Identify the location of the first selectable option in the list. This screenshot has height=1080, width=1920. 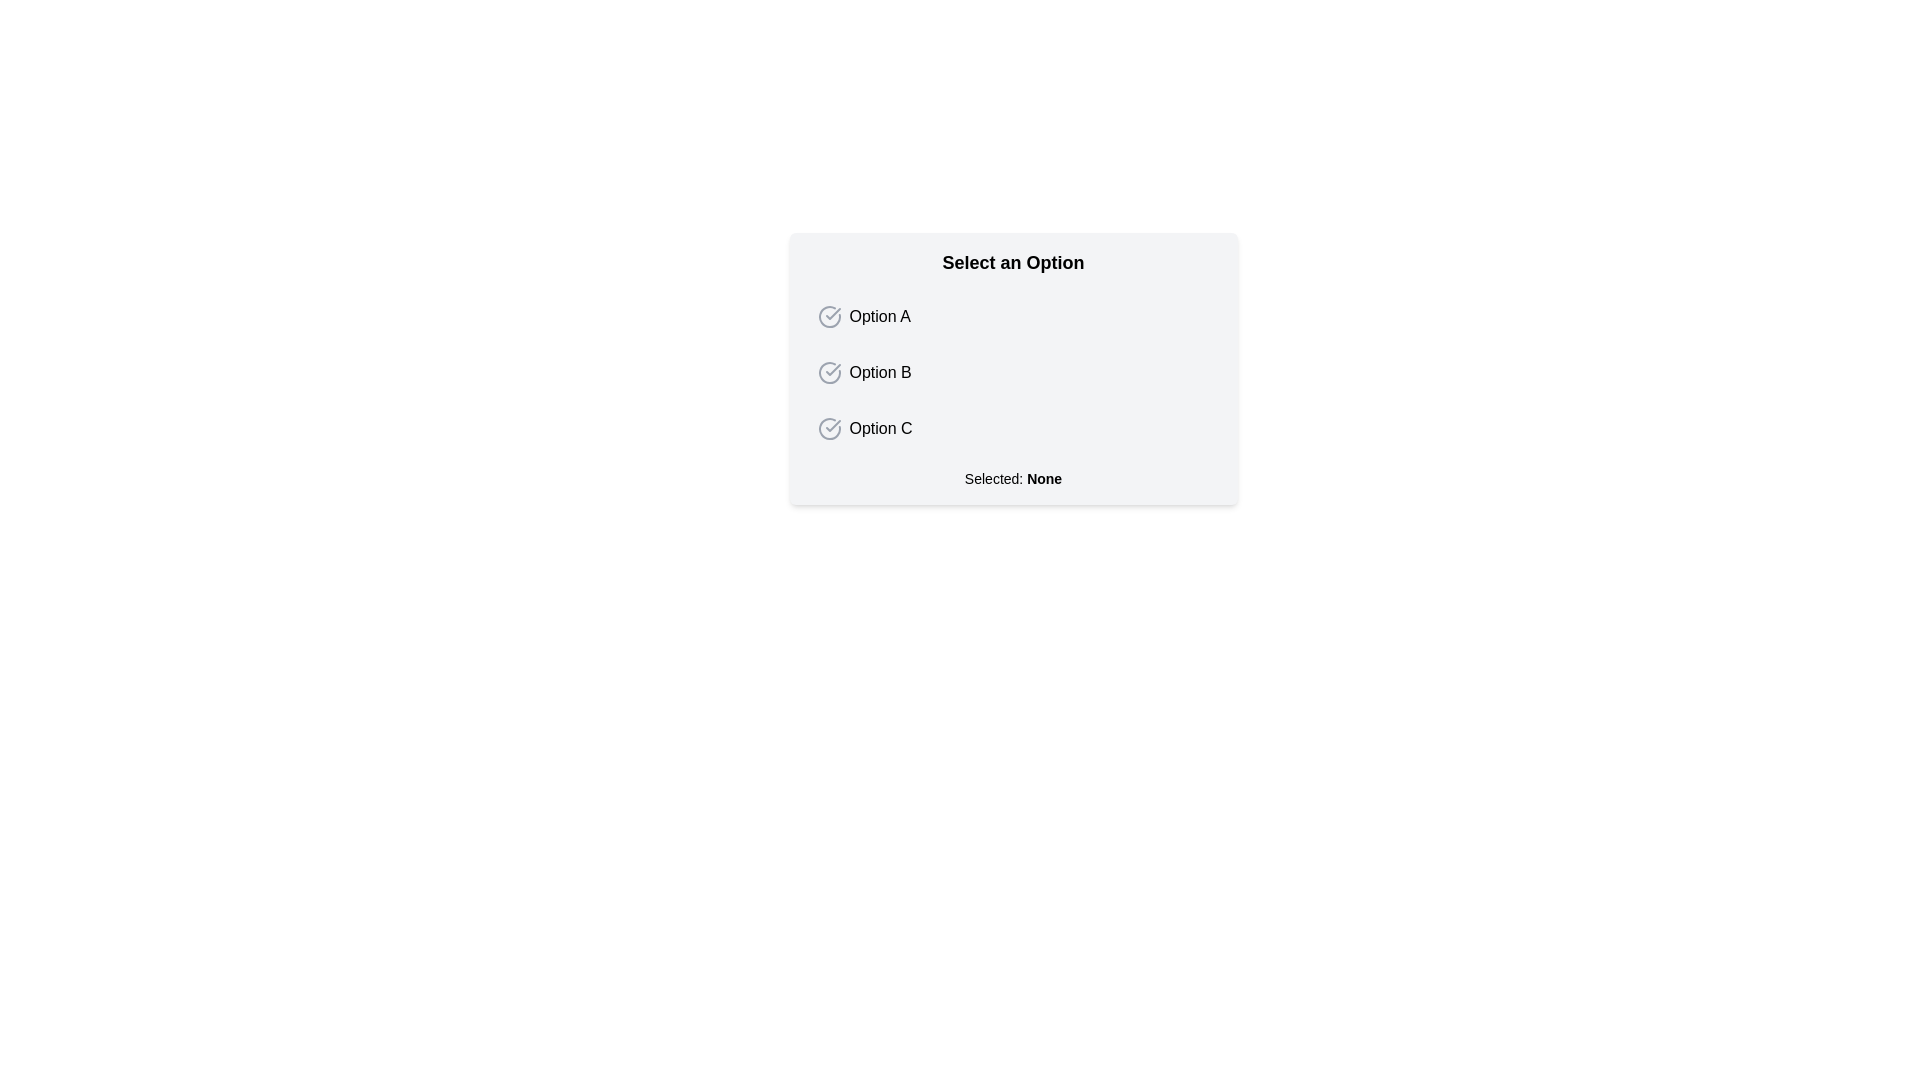
(1013, 315).